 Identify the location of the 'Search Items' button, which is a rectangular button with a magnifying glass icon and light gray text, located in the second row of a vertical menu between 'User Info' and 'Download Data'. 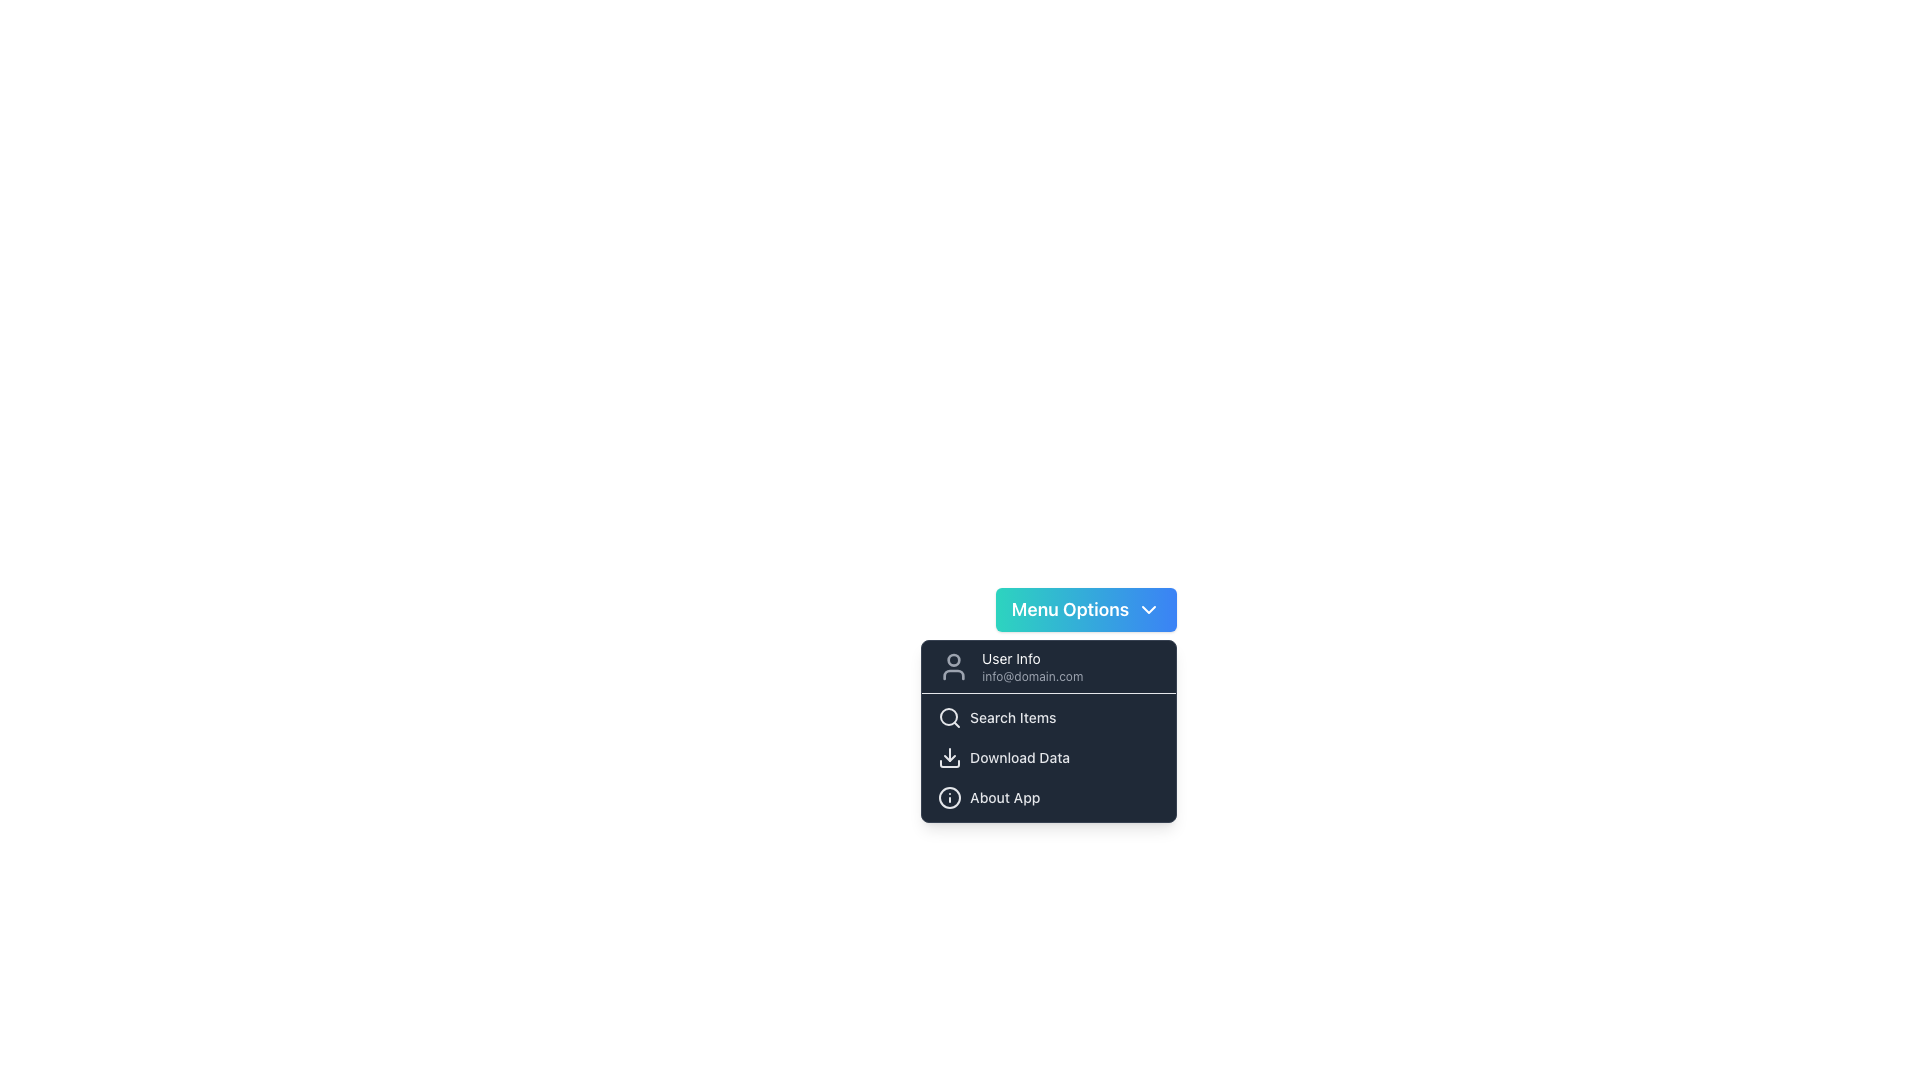
(1048, 716).